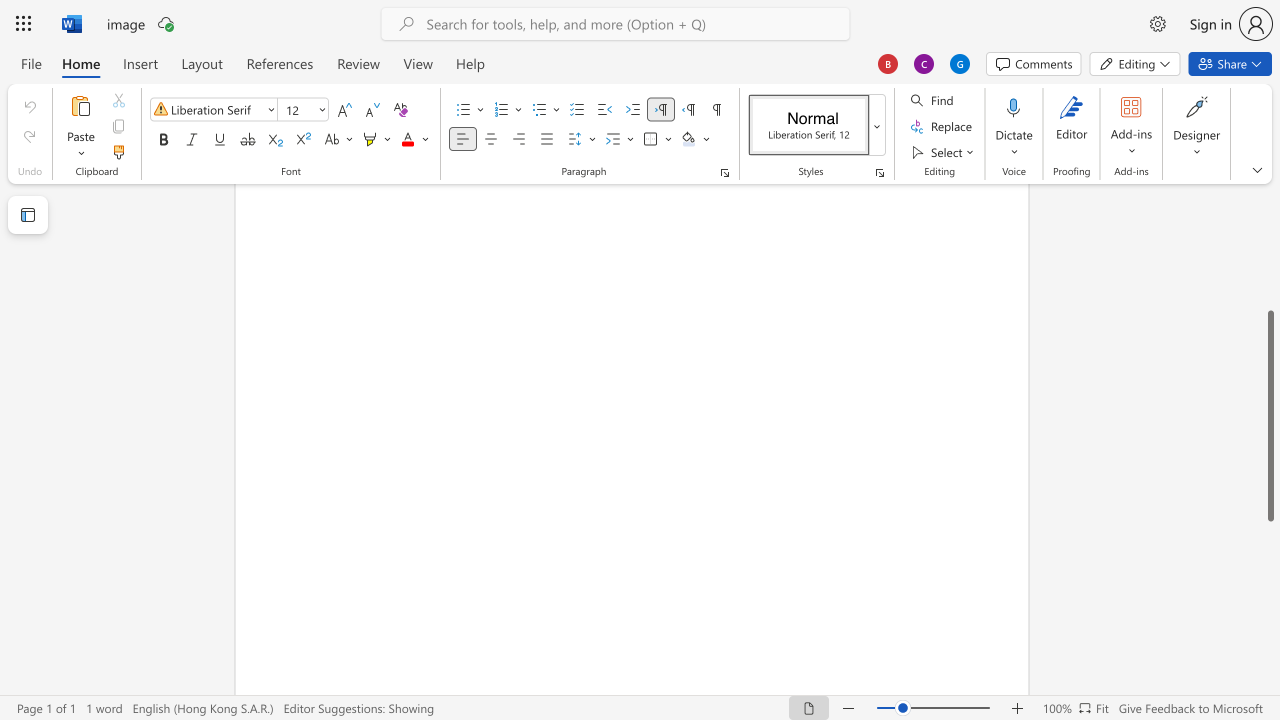 This screenshot has width=1280, height=720. Describe the element at coordinates (1269, 248) in the screenshot. I see `the right-hand scrollbar to ascend the page` at that location.